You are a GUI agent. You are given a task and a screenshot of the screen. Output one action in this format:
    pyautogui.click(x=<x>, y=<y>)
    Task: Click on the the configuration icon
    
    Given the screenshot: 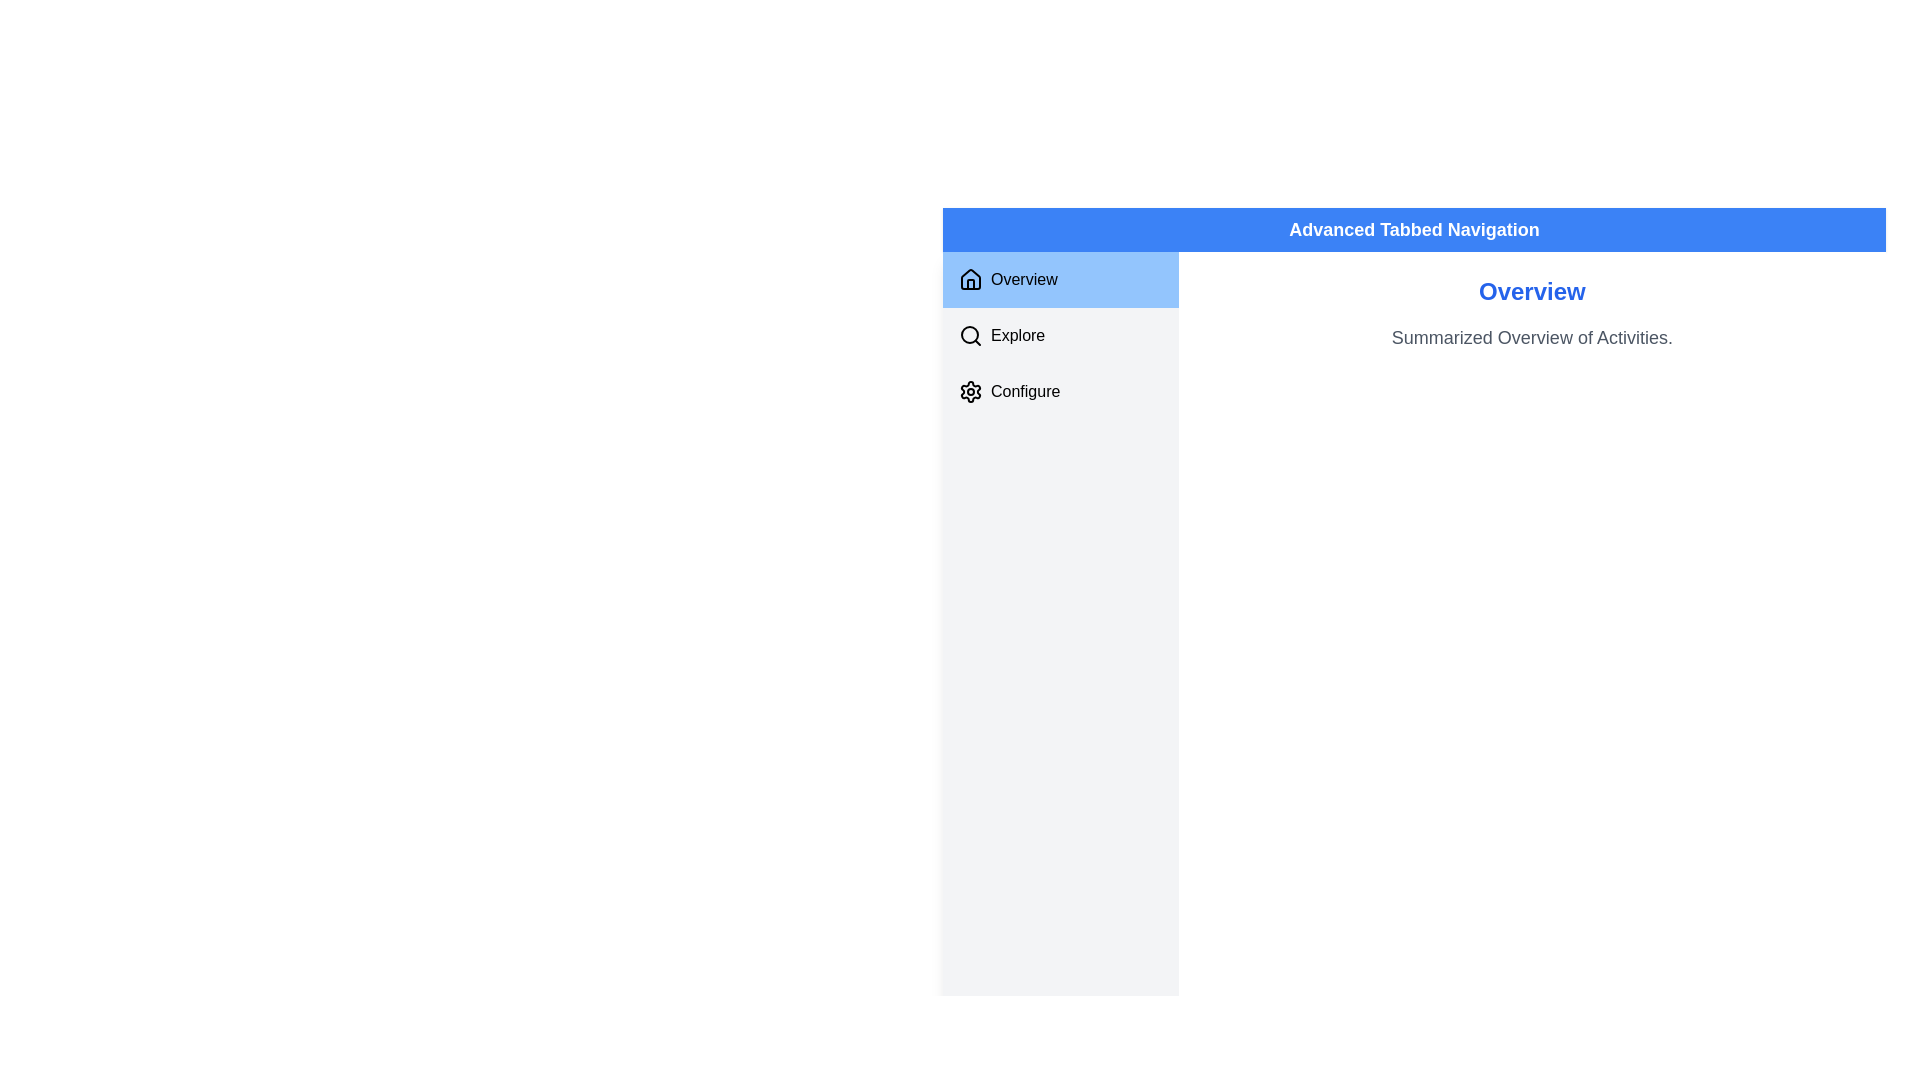 What is the action you would take?
    pyautogui.click(x=970, y=392)
    